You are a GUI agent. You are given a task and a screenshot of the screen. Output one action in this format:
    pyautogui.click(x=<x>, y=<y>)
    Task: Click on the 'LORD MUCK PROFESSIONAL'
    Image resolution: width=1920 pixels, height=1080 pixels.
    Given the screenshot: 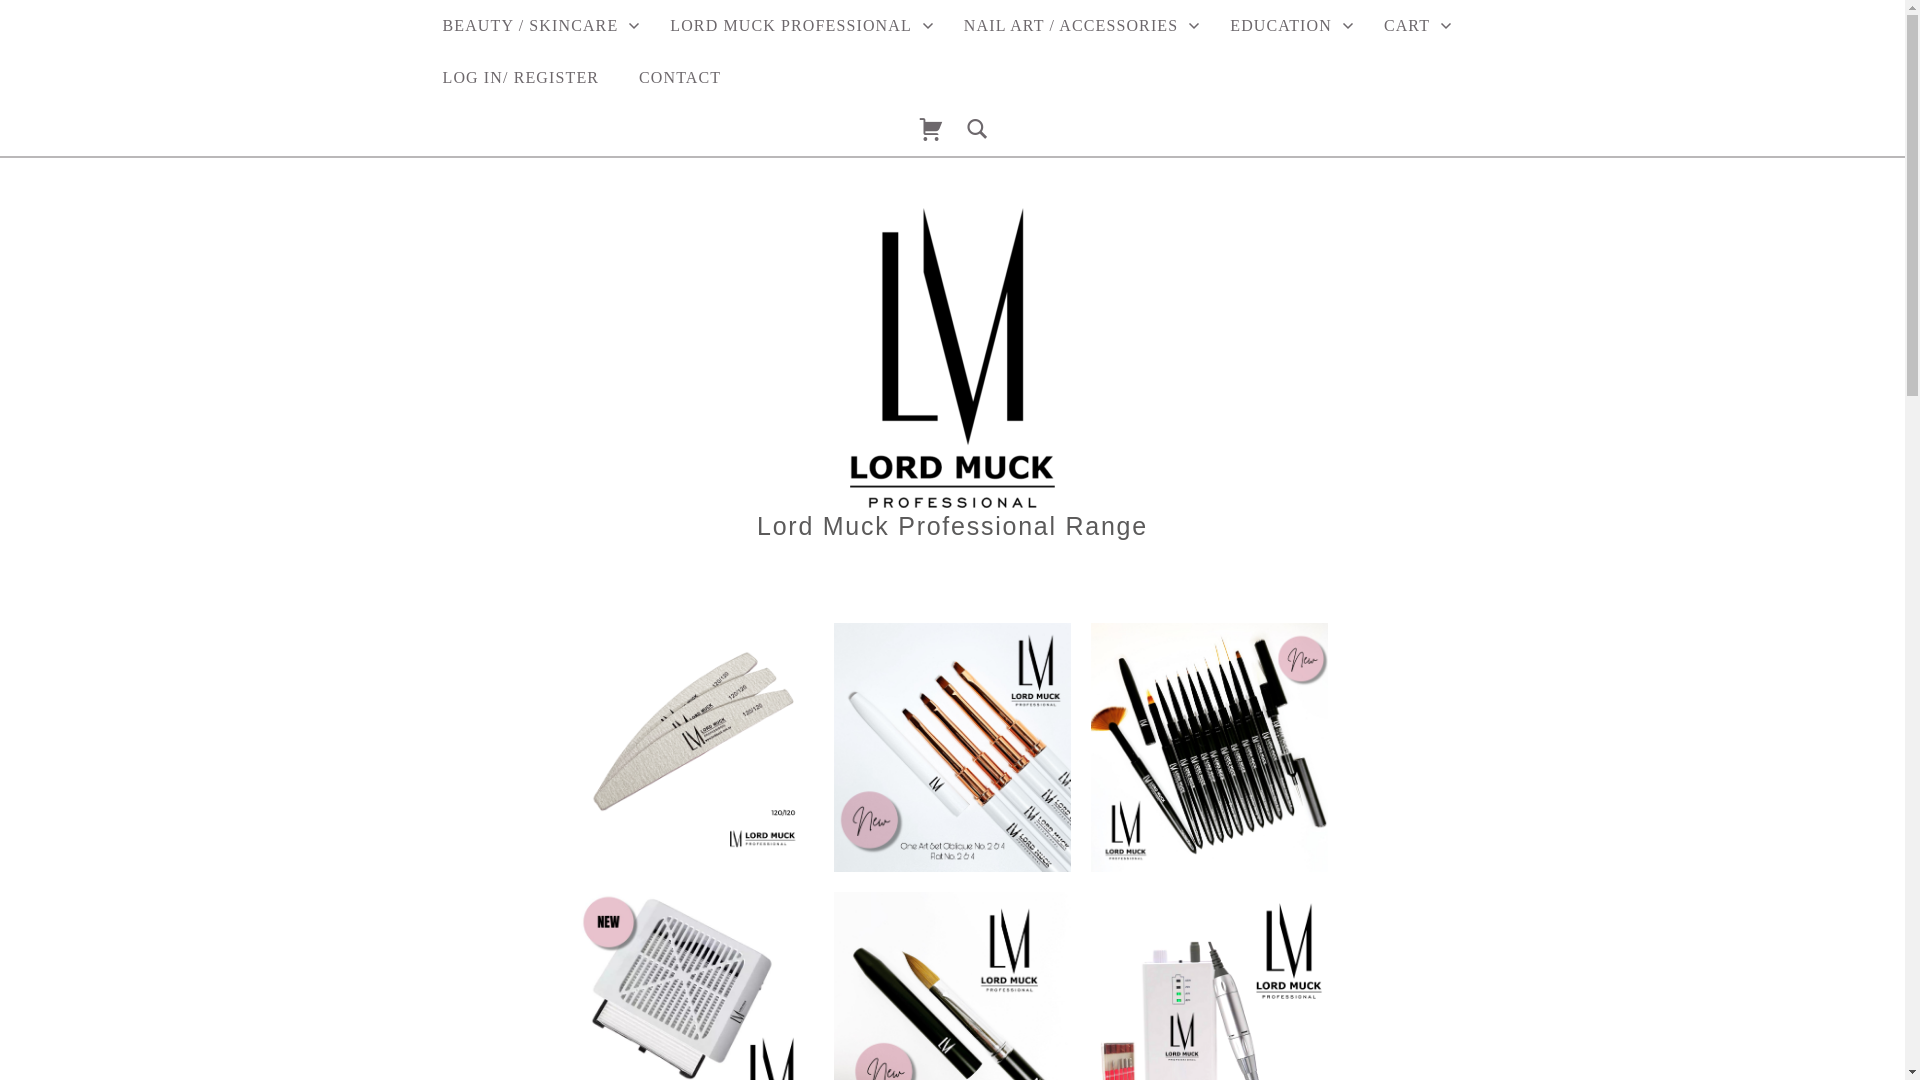 What is the action you would take?
    pyautogui.click(x=733, y=27)
    